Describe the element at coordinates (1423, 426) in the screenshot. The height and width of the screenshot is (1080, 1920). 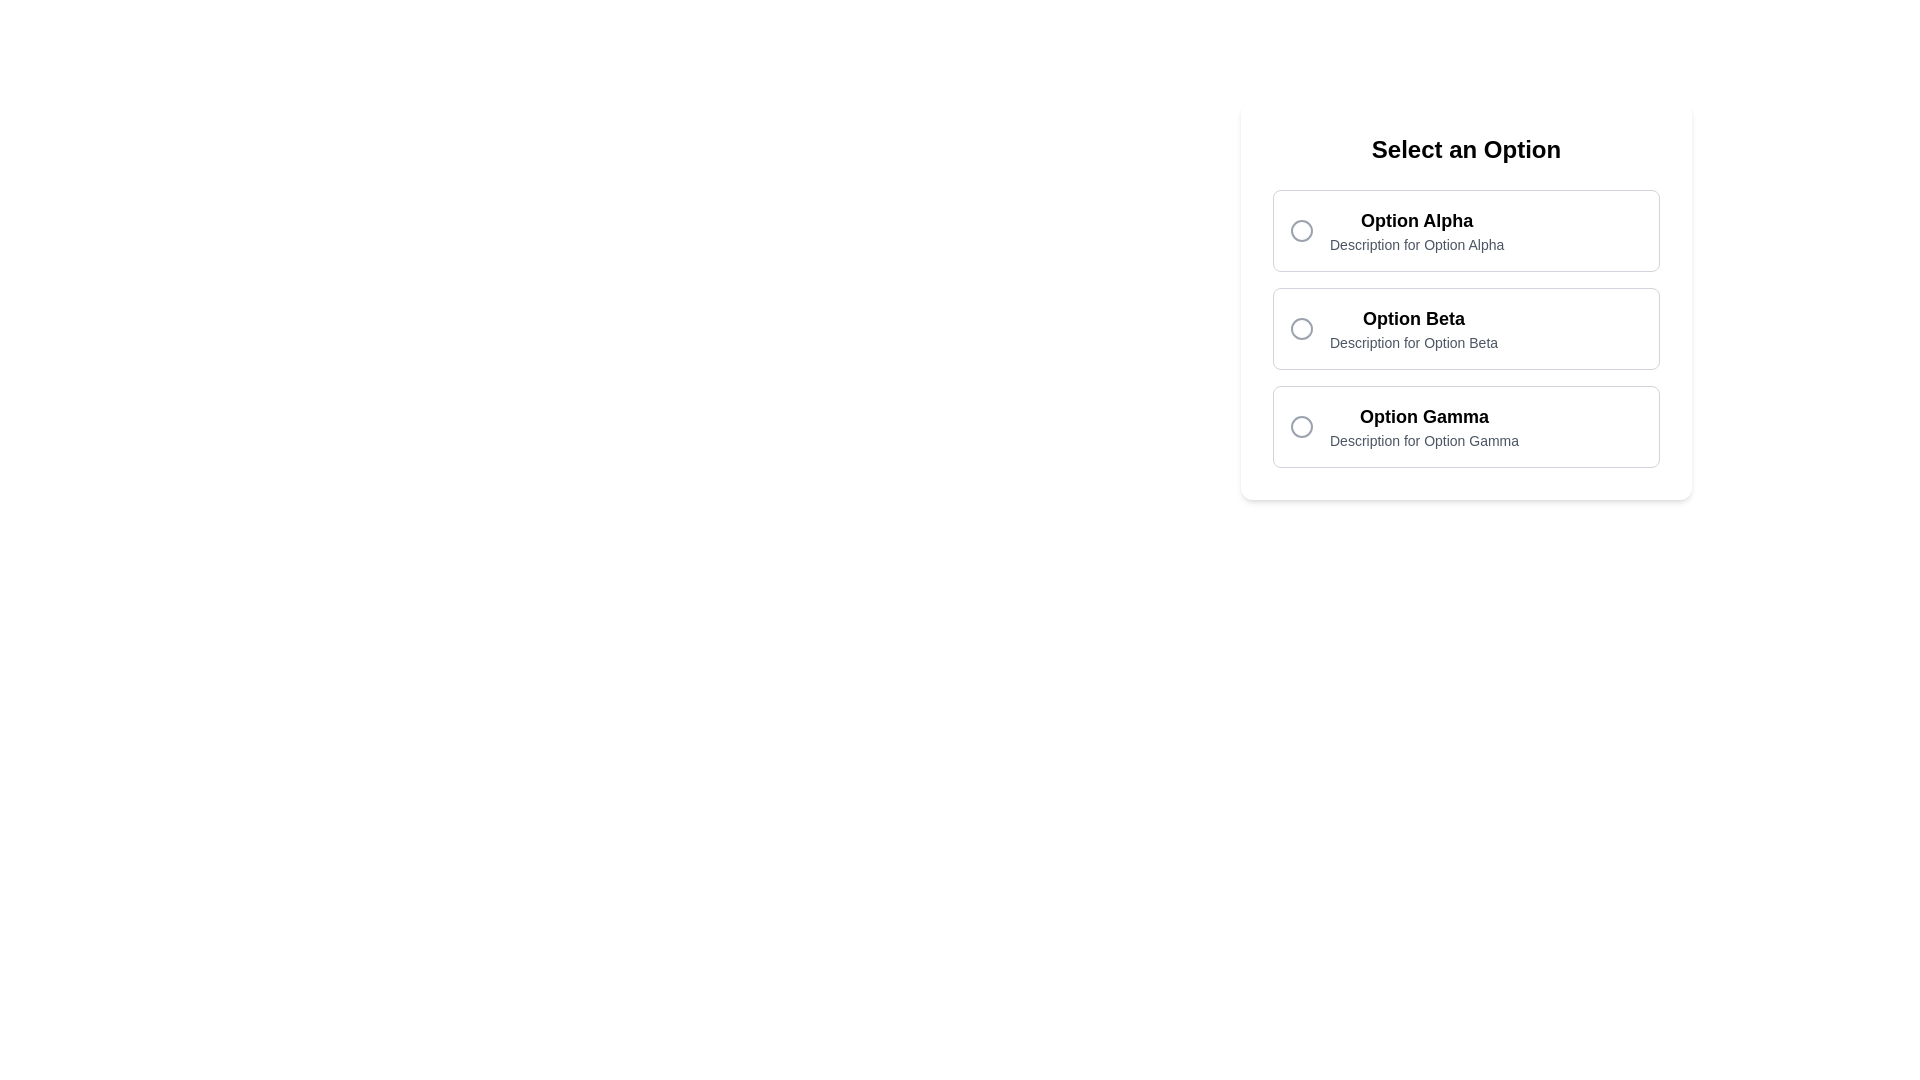
I see `the text label providing descriptive text for 'Option Gamma' in the third option box of the vertical list` at that location.